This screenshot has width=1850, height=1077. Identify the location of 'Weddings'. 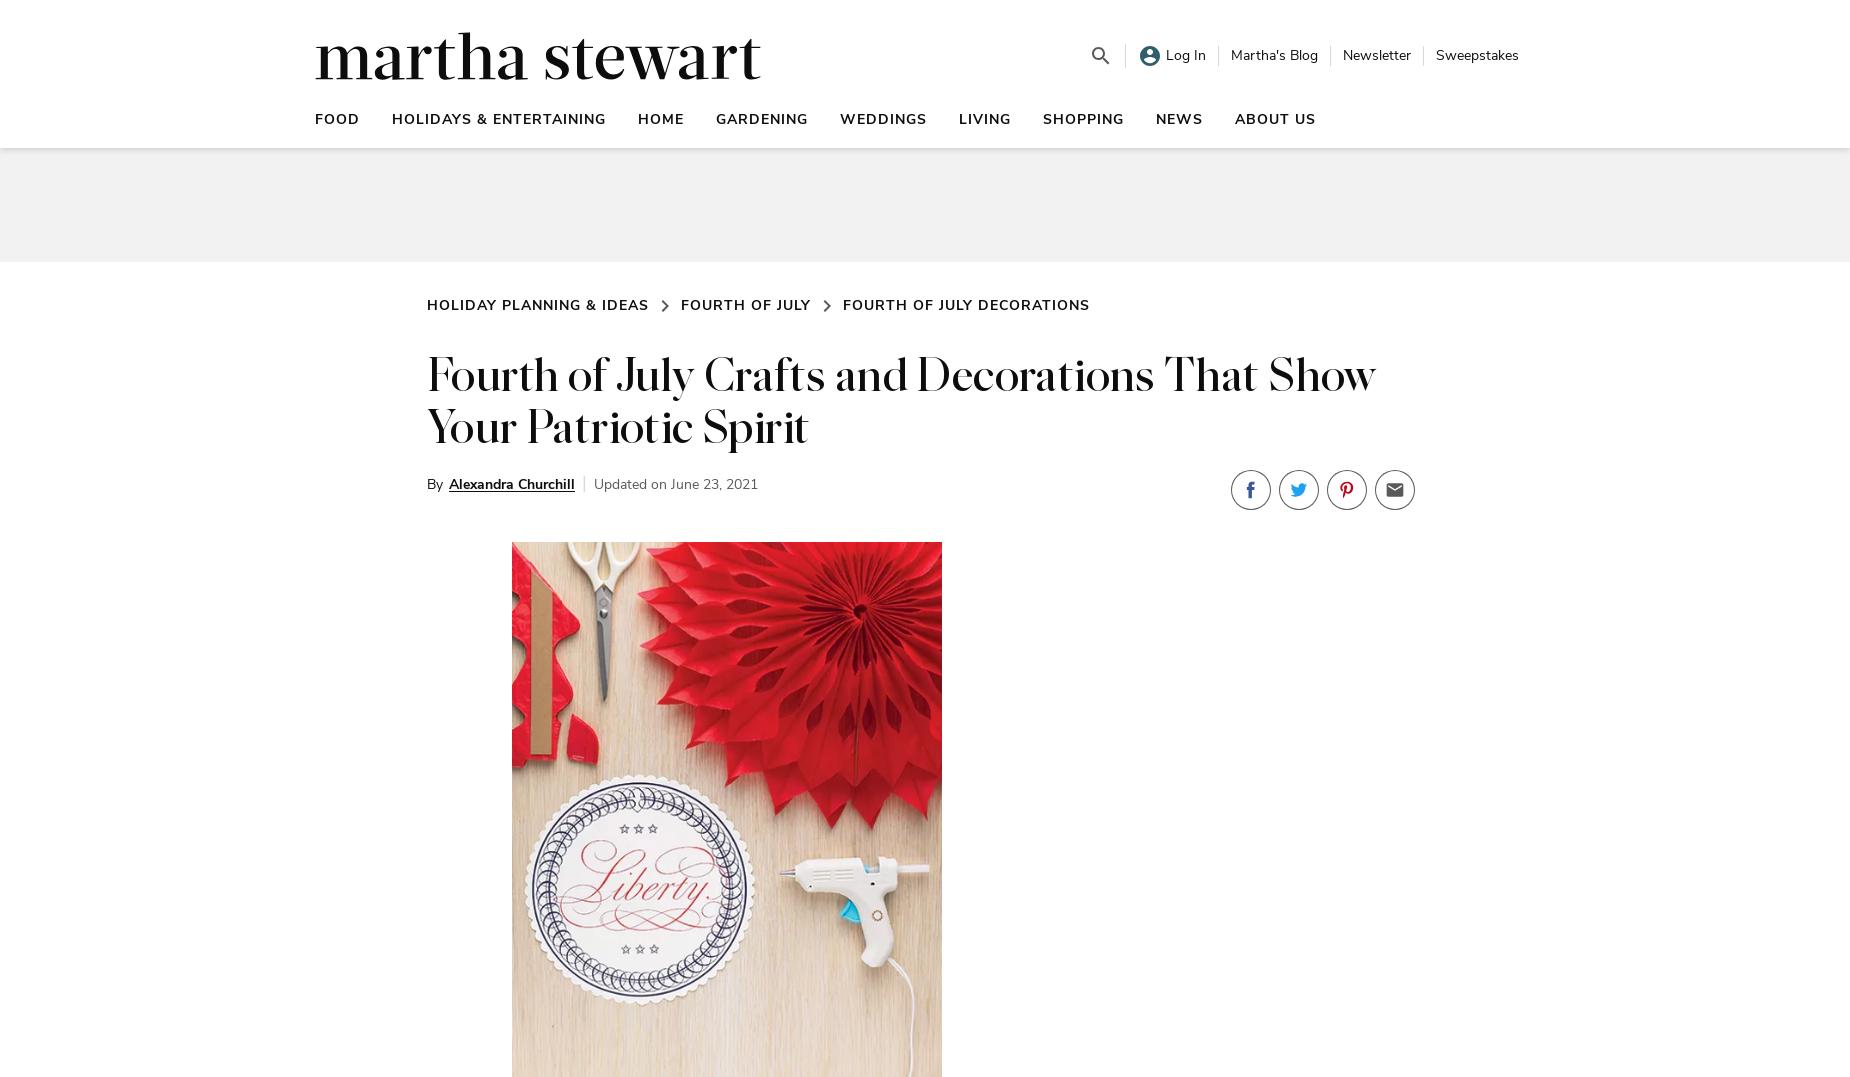
(883, 118).